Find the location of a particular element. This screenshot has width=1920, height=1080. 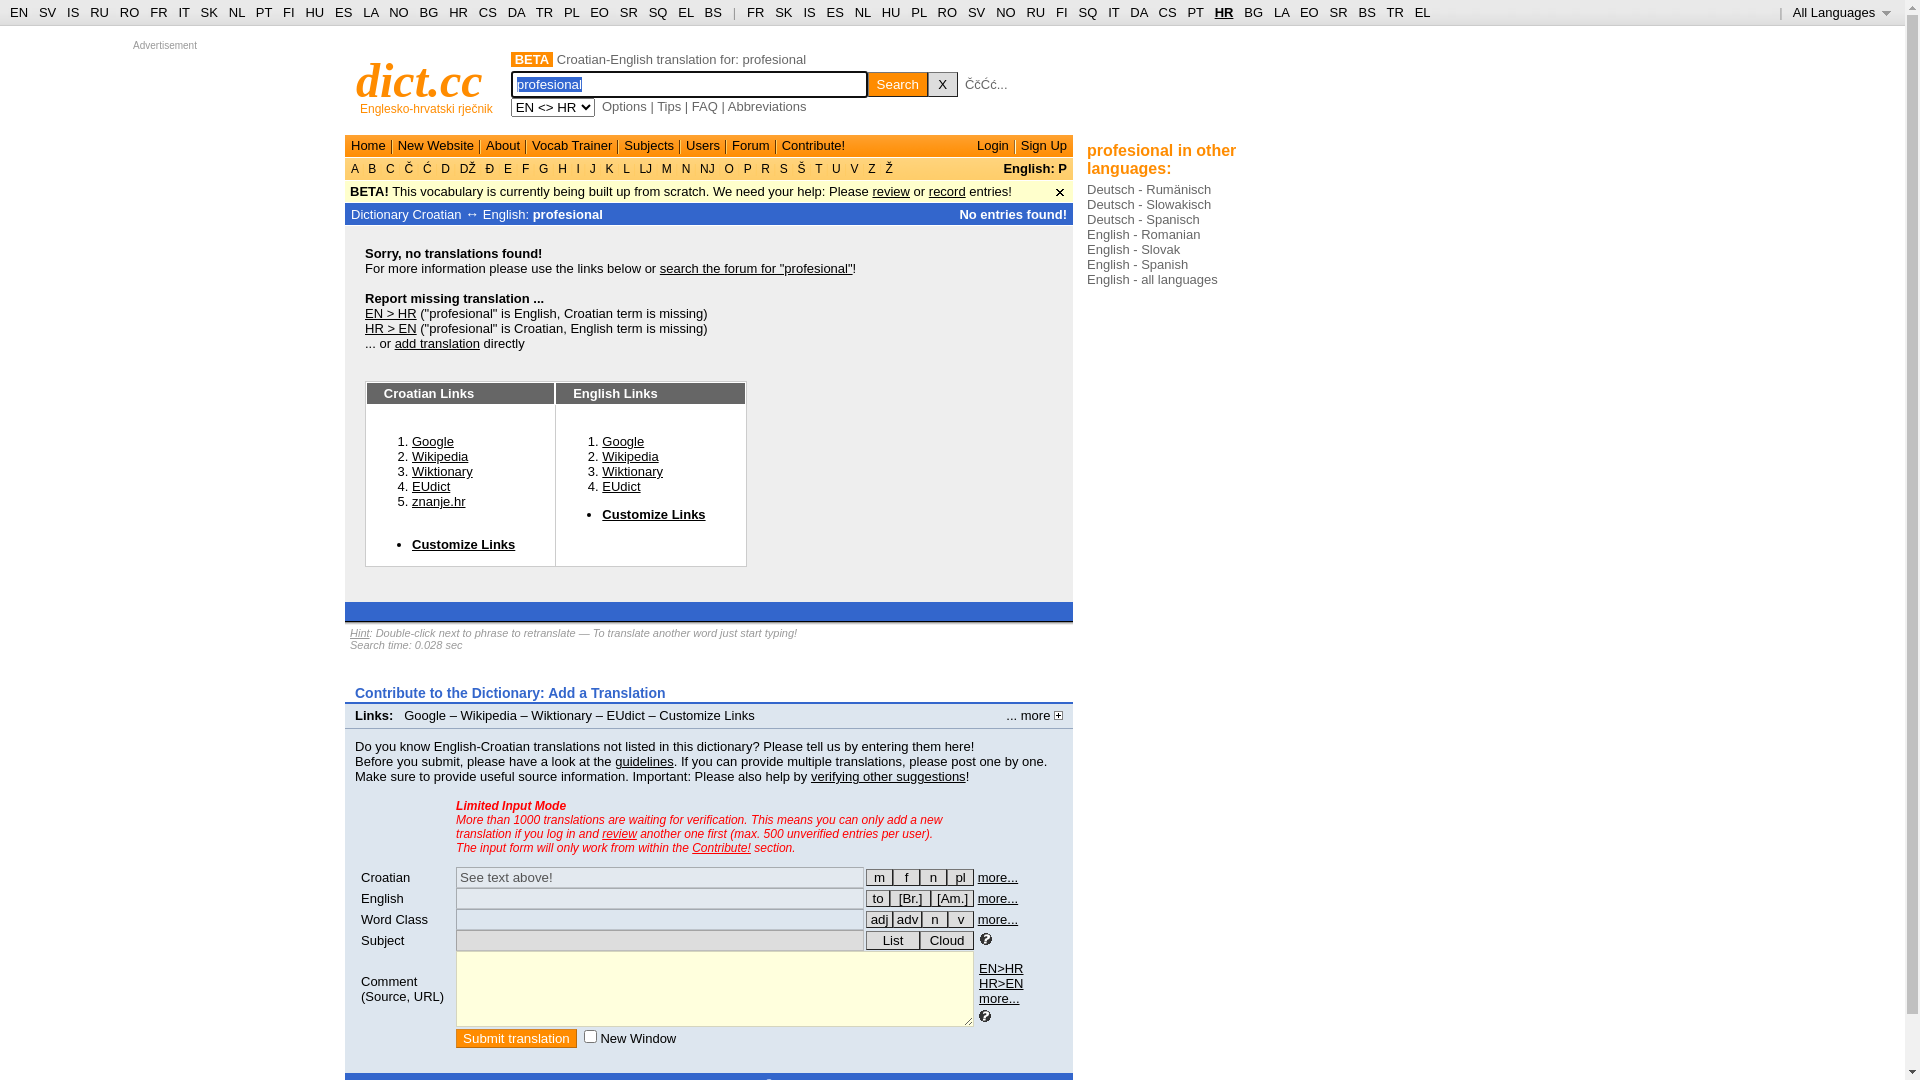

'U' is located at coordinates (836, 168).